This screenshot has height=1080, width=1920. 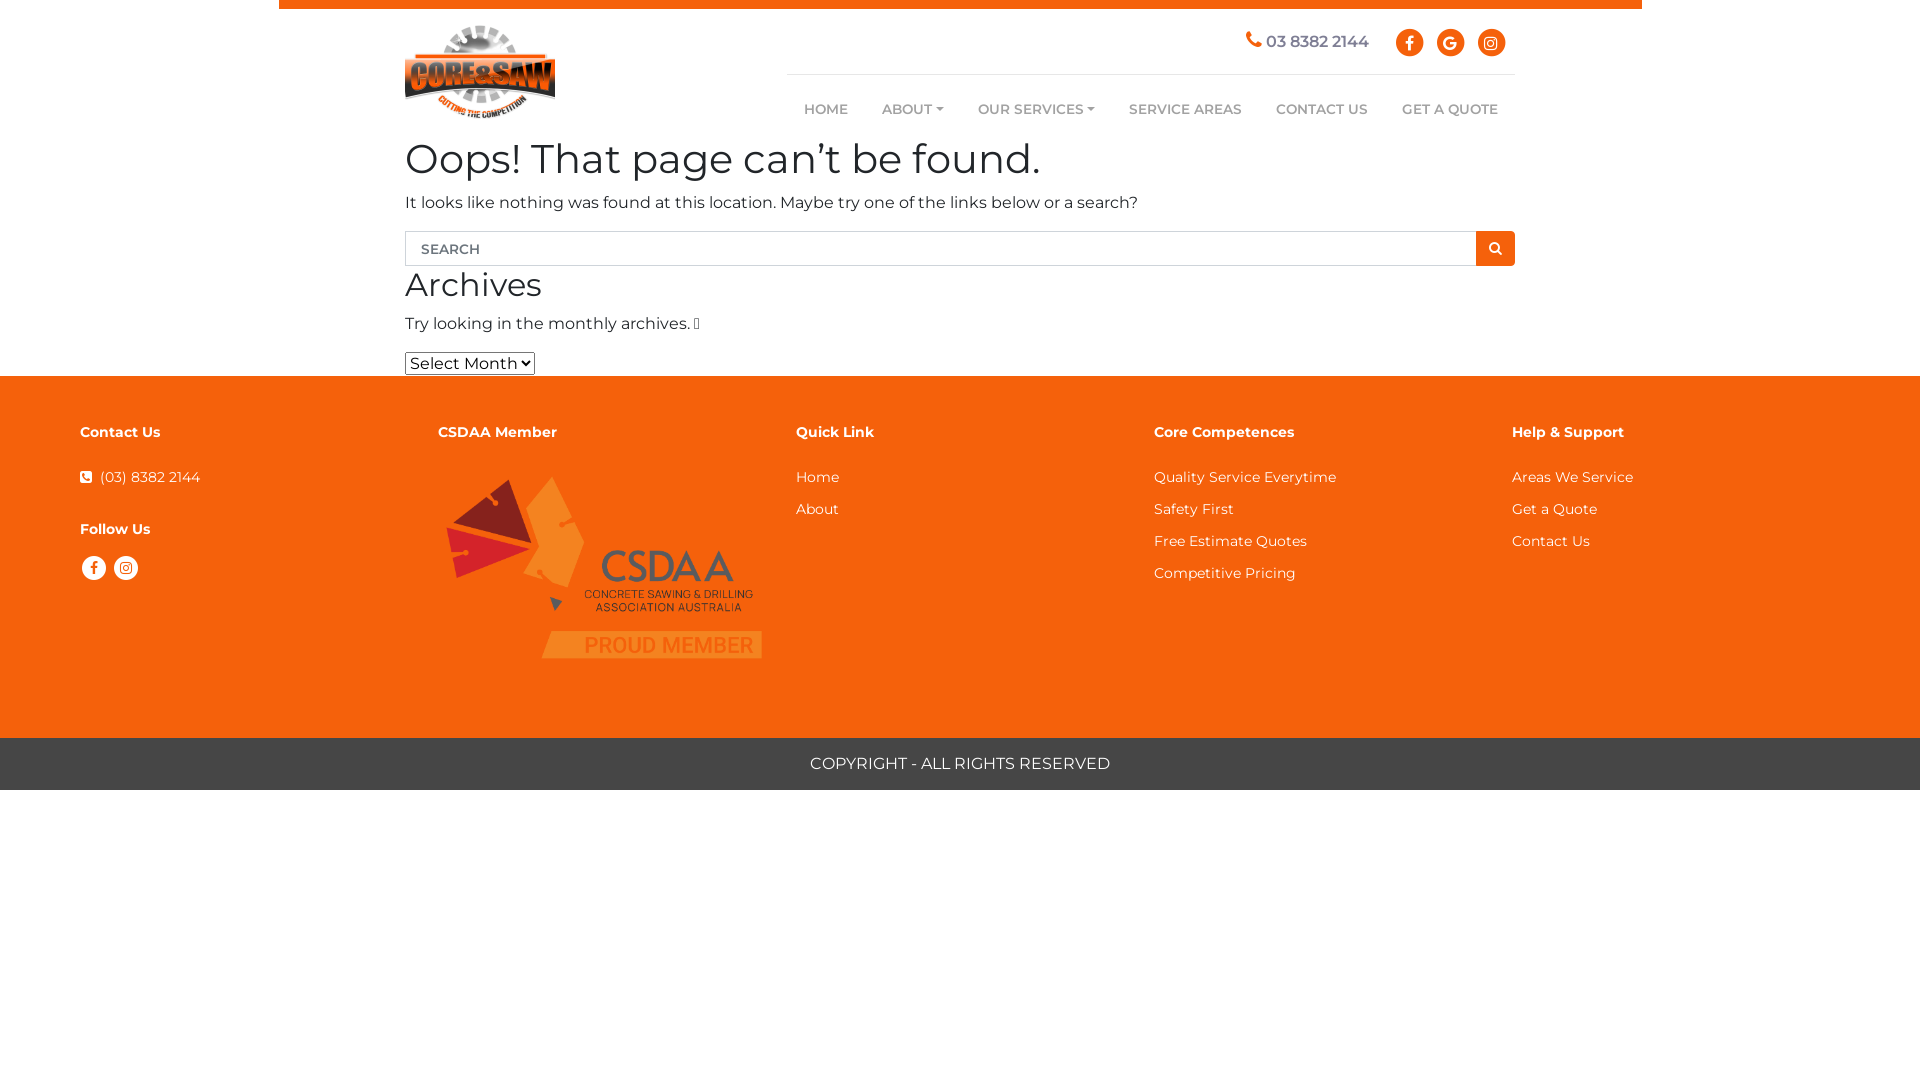 What do you see at coordinates (1036, 108) in the screenshot?
I see `'OUR SERVICES'` at bounding box center [1036, 108].